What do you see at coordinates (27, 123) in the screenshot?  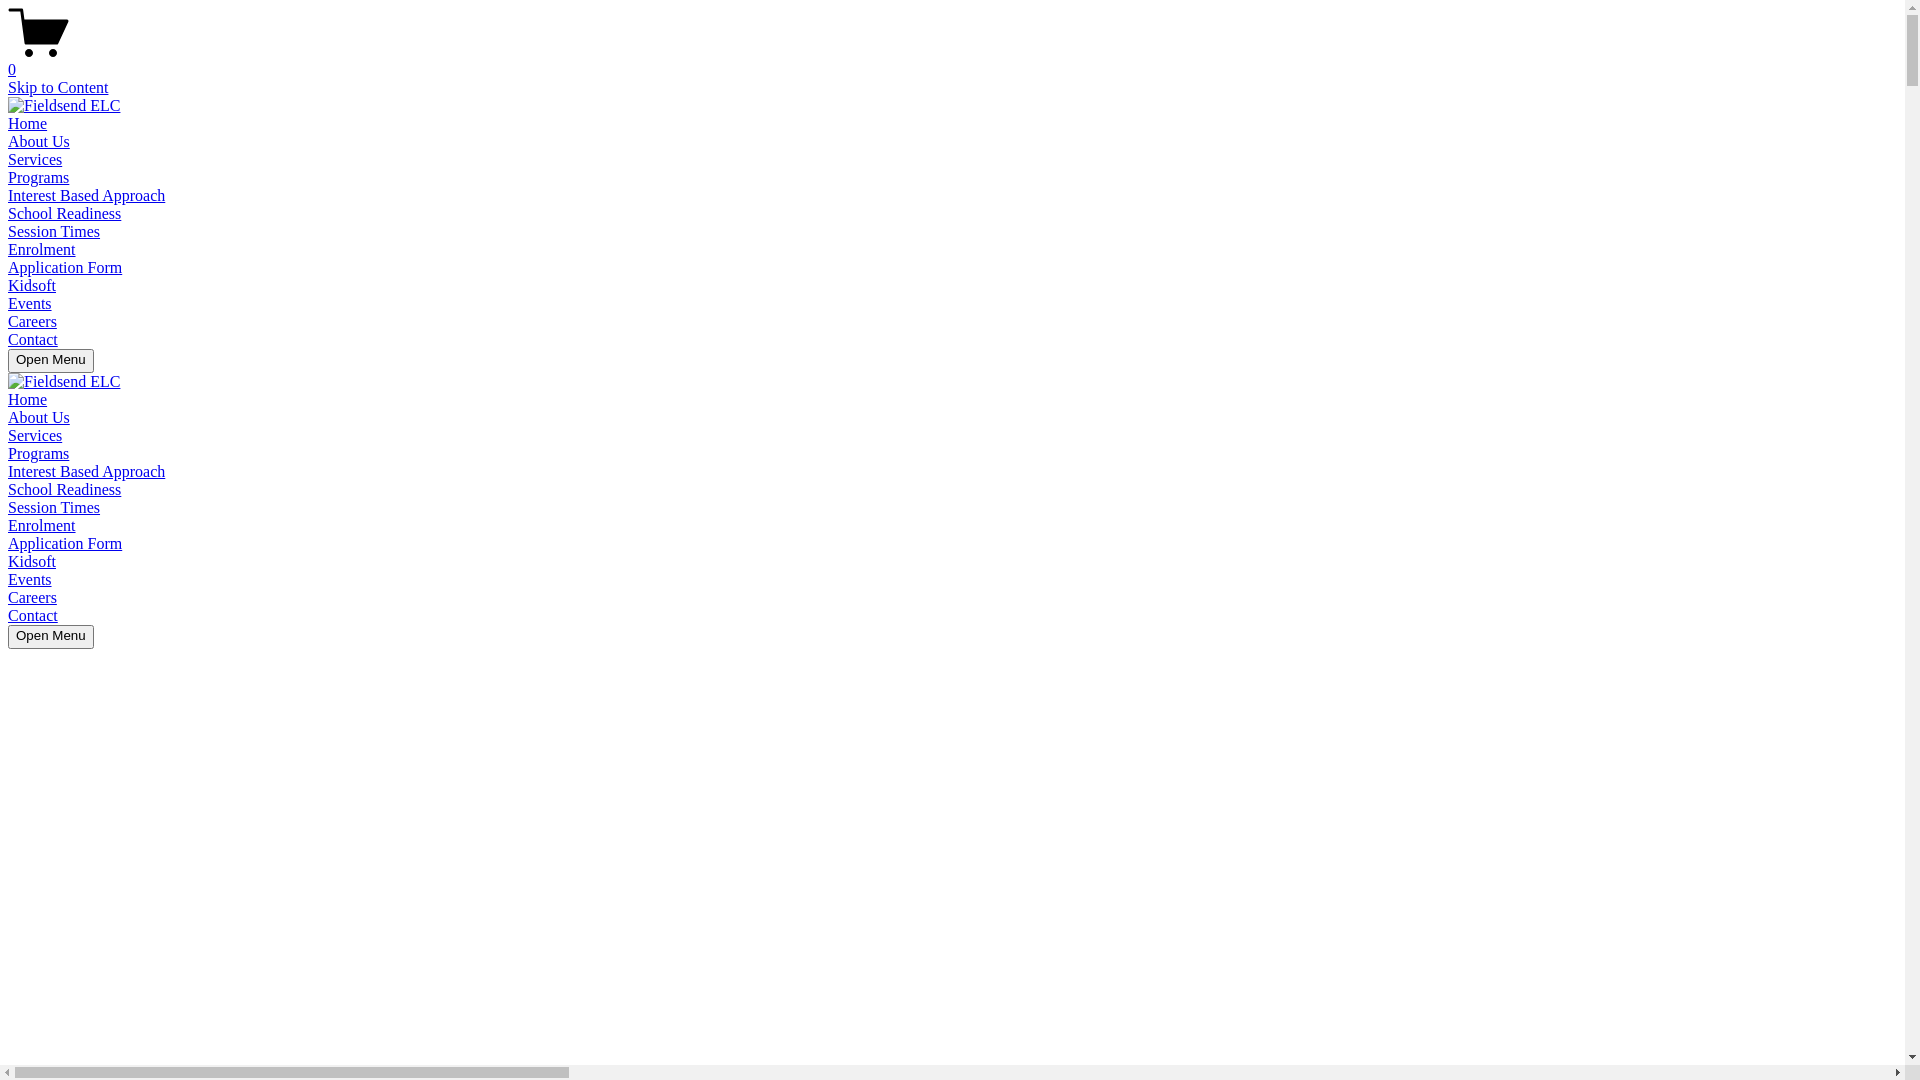 I see `'Home'` at bounding box center [27, 123].